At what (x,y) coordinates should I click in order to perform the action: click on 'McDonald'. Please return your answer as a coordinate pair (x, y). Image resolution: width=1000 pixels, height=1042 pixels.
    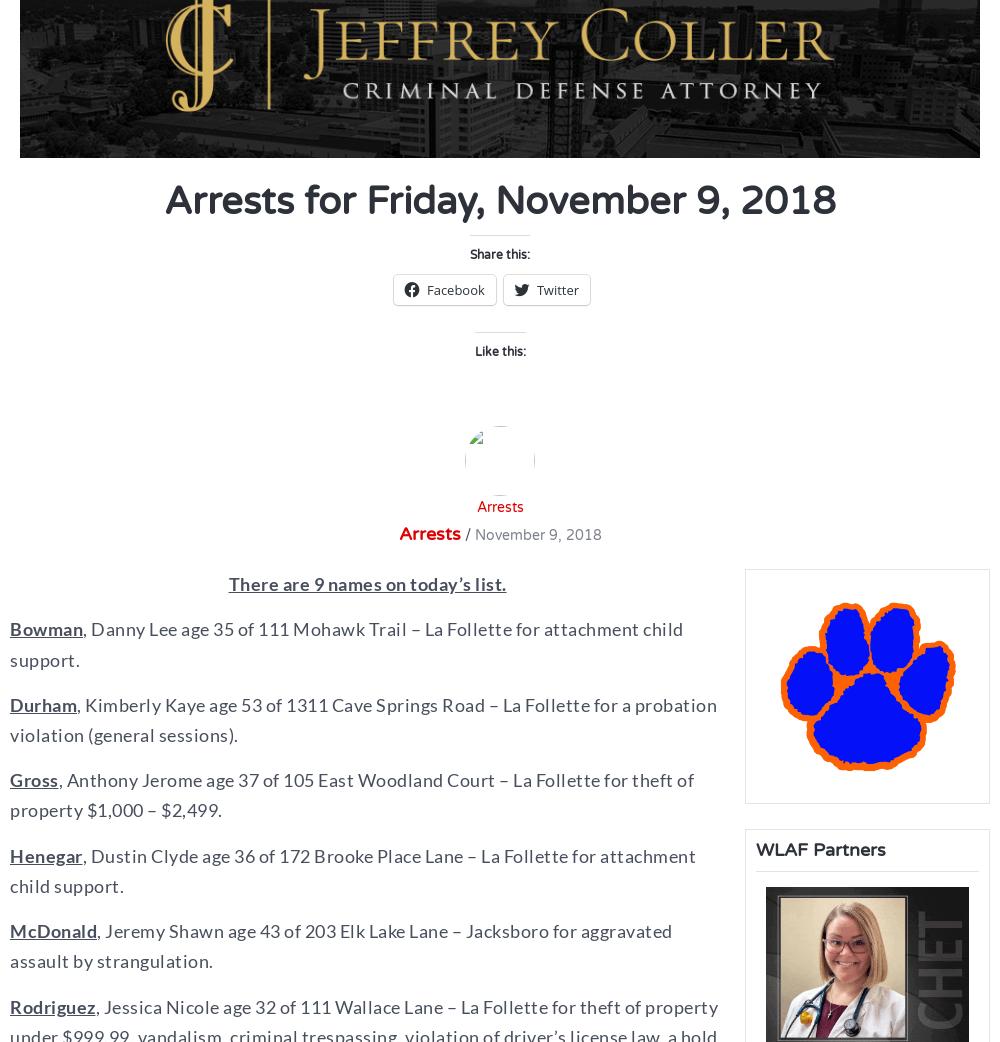
    Looking at the image, I should click on (53, 930).